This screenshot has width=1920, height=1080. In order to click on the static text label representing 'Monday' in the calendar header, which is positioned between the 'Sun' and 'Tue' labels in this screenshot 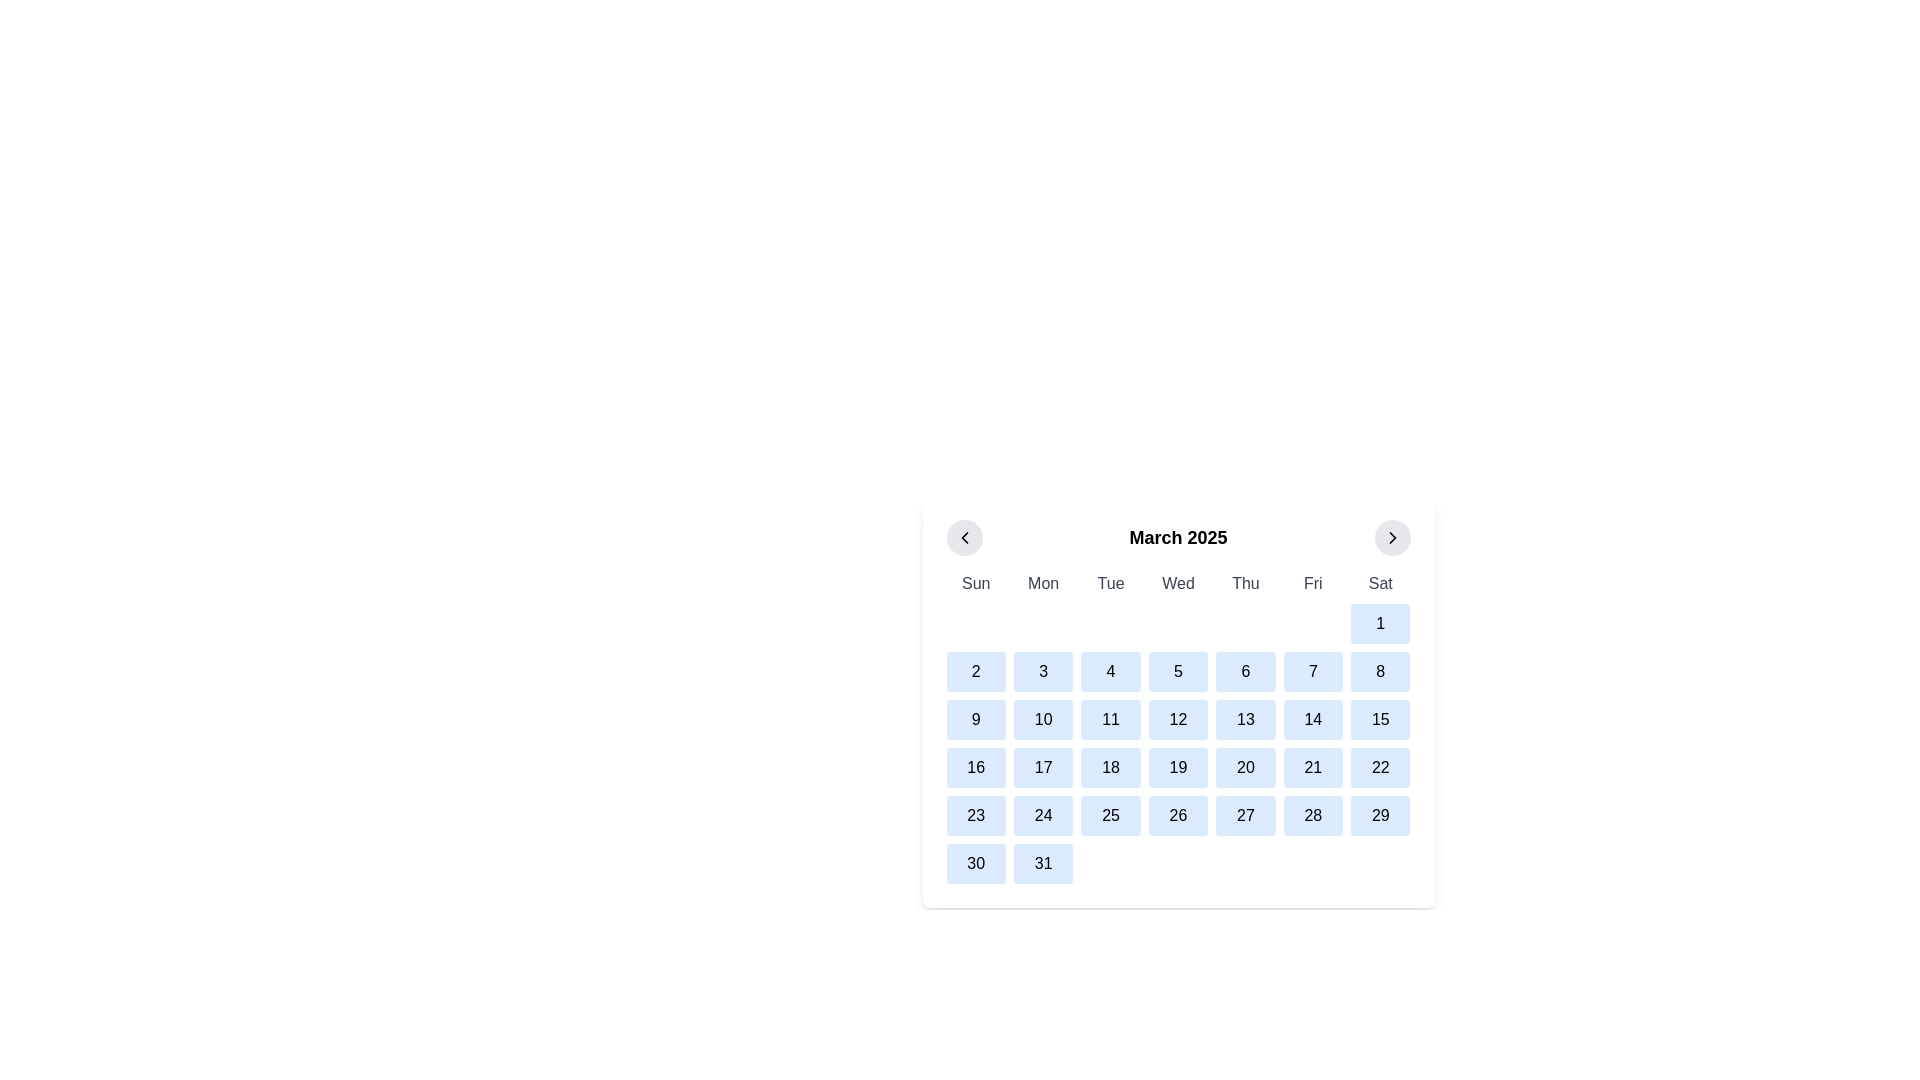, I will do `click(1042, 583)`.